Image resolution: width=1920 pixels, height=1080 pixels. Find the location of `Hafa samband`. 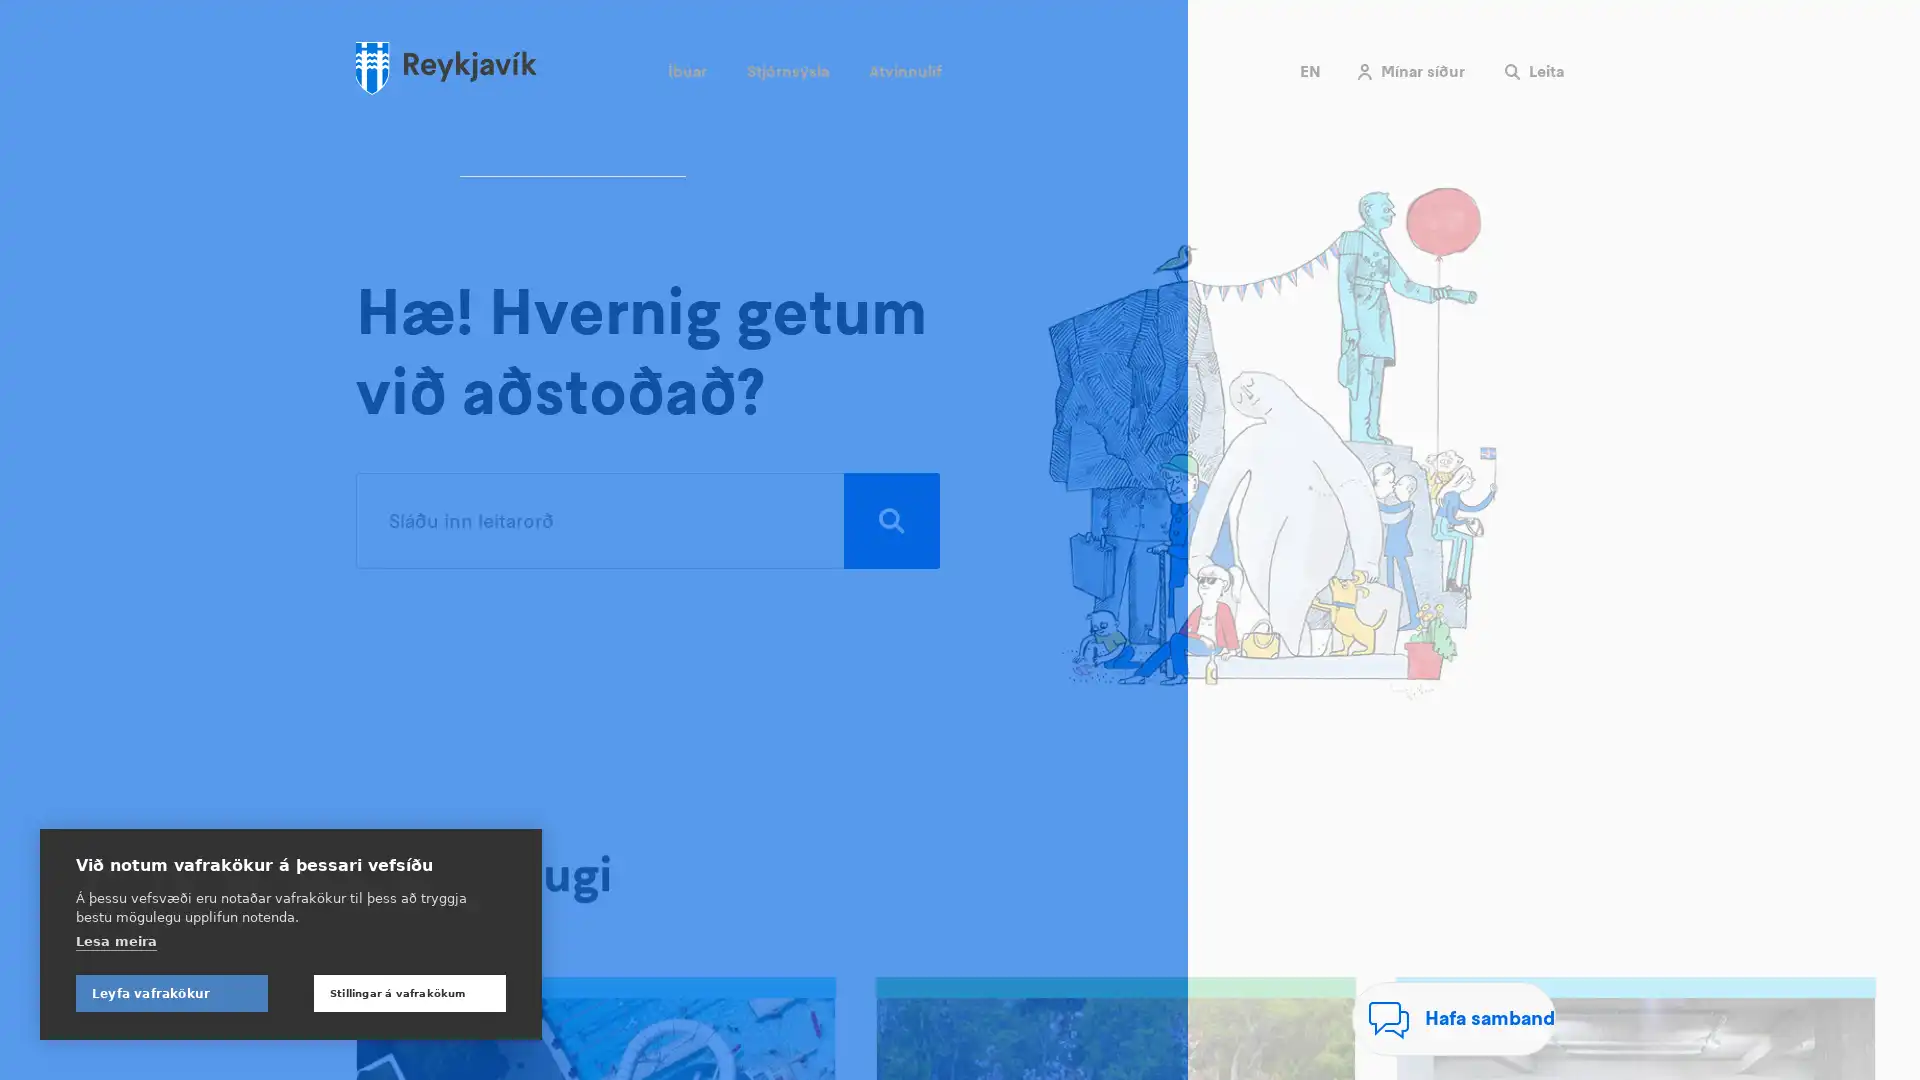

Hafa samband is located at coordinates (1465, 1002).